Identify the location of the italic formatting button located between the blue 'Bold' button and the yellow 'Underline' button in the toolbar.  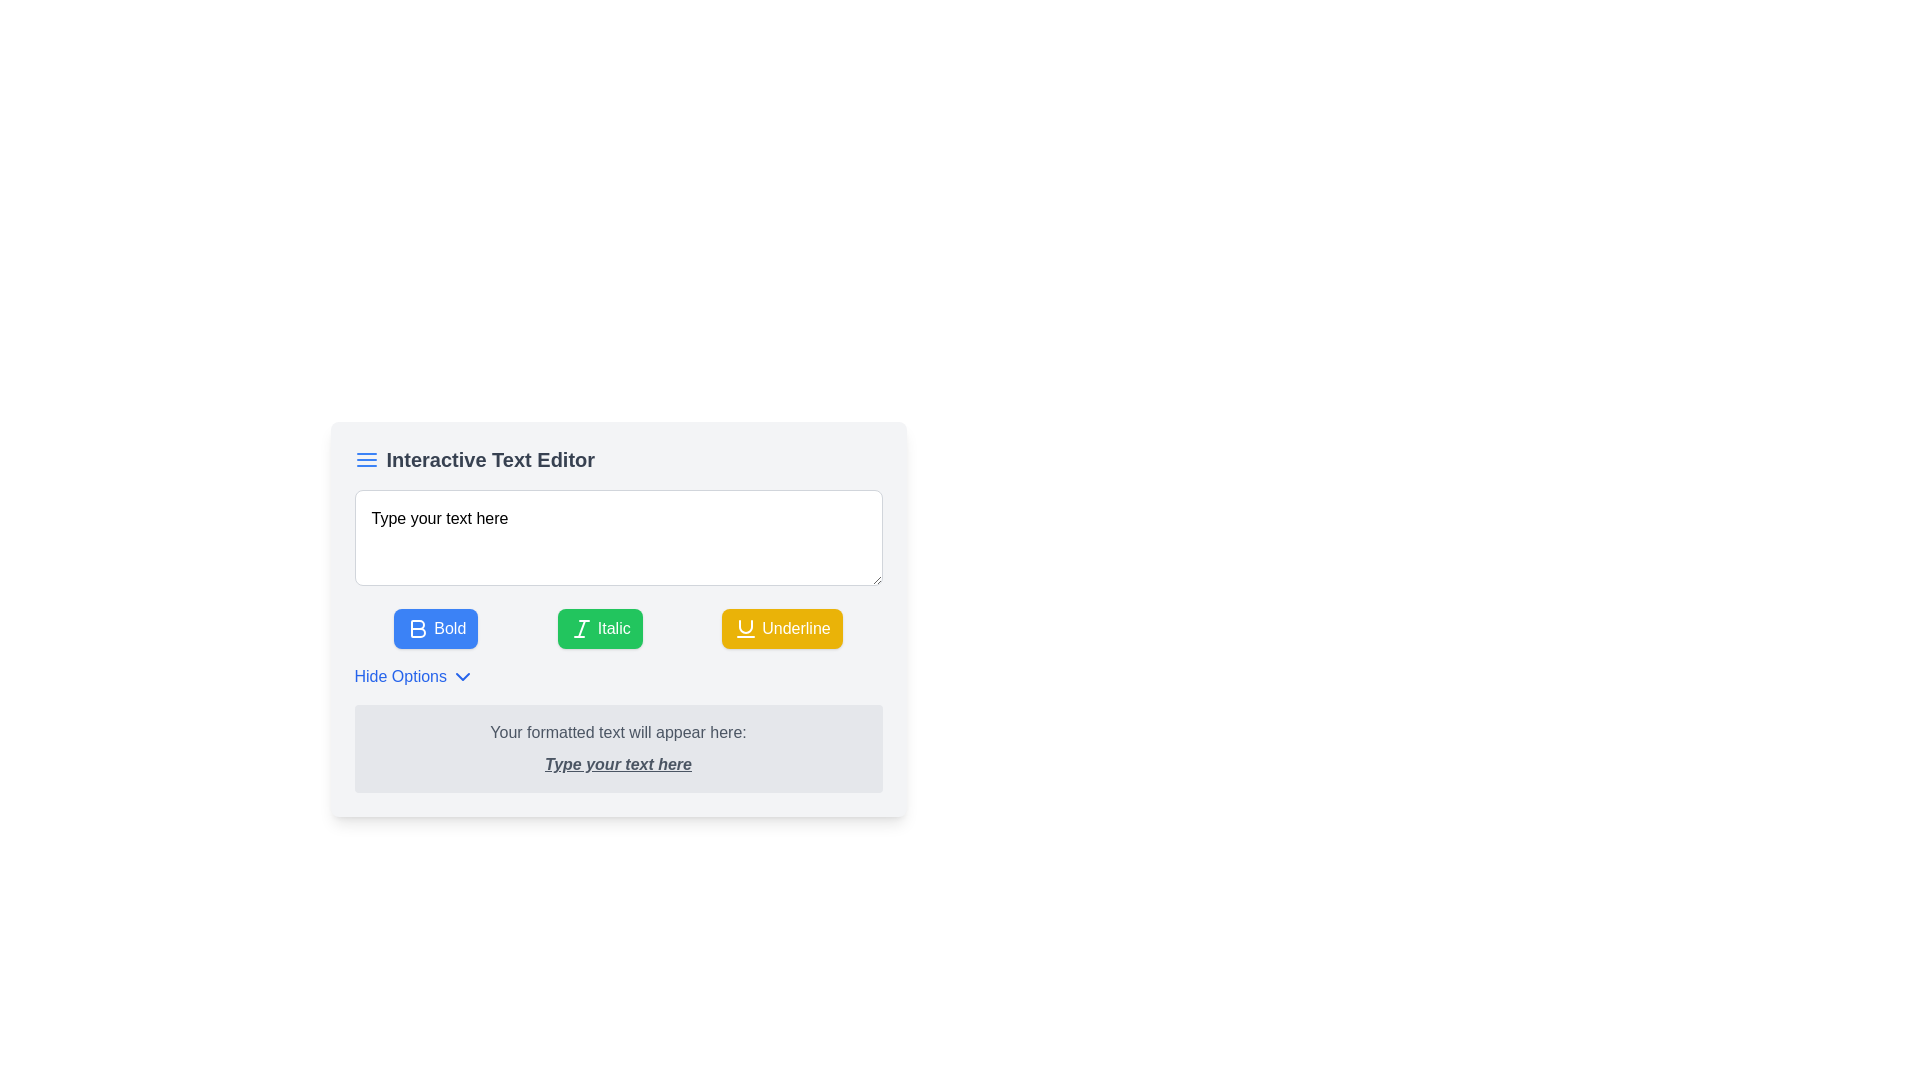
(599, 627).